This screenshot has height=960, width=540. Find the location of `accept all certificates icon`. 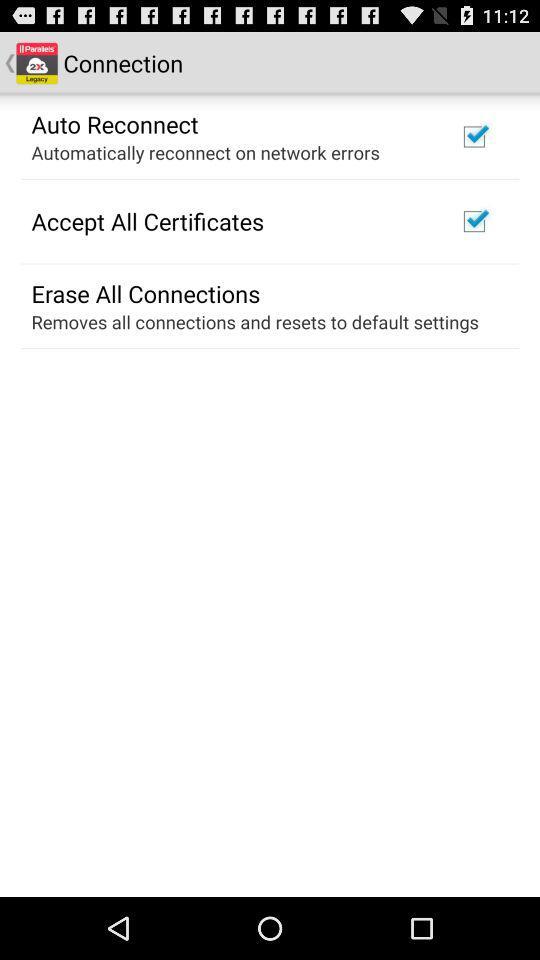

accept all certificates icon is located at coordinates (146, 221).